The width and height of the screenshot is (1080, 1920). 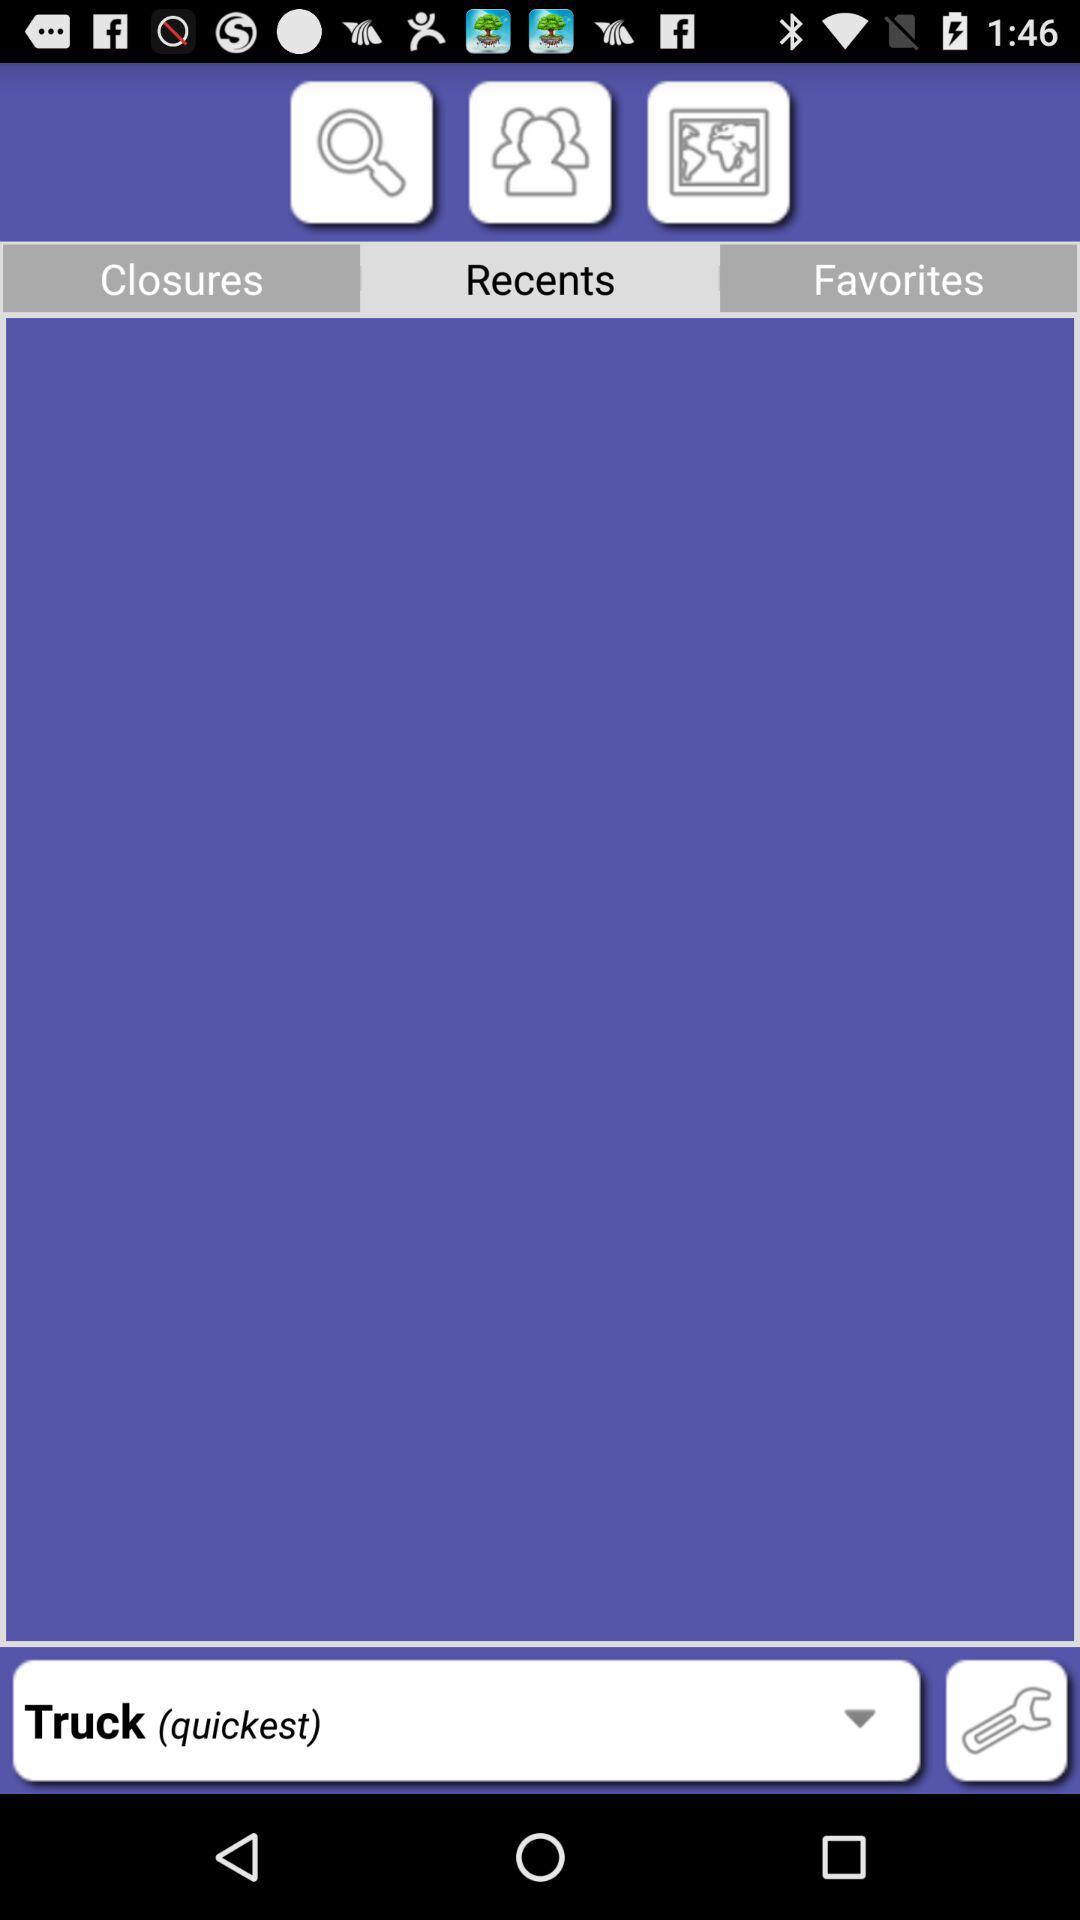 What do you see at coordinates (1006, 1719) in the screenshot?
I see `button to the right of truck (quickest) icon` at bounding box center [1006, 1719].